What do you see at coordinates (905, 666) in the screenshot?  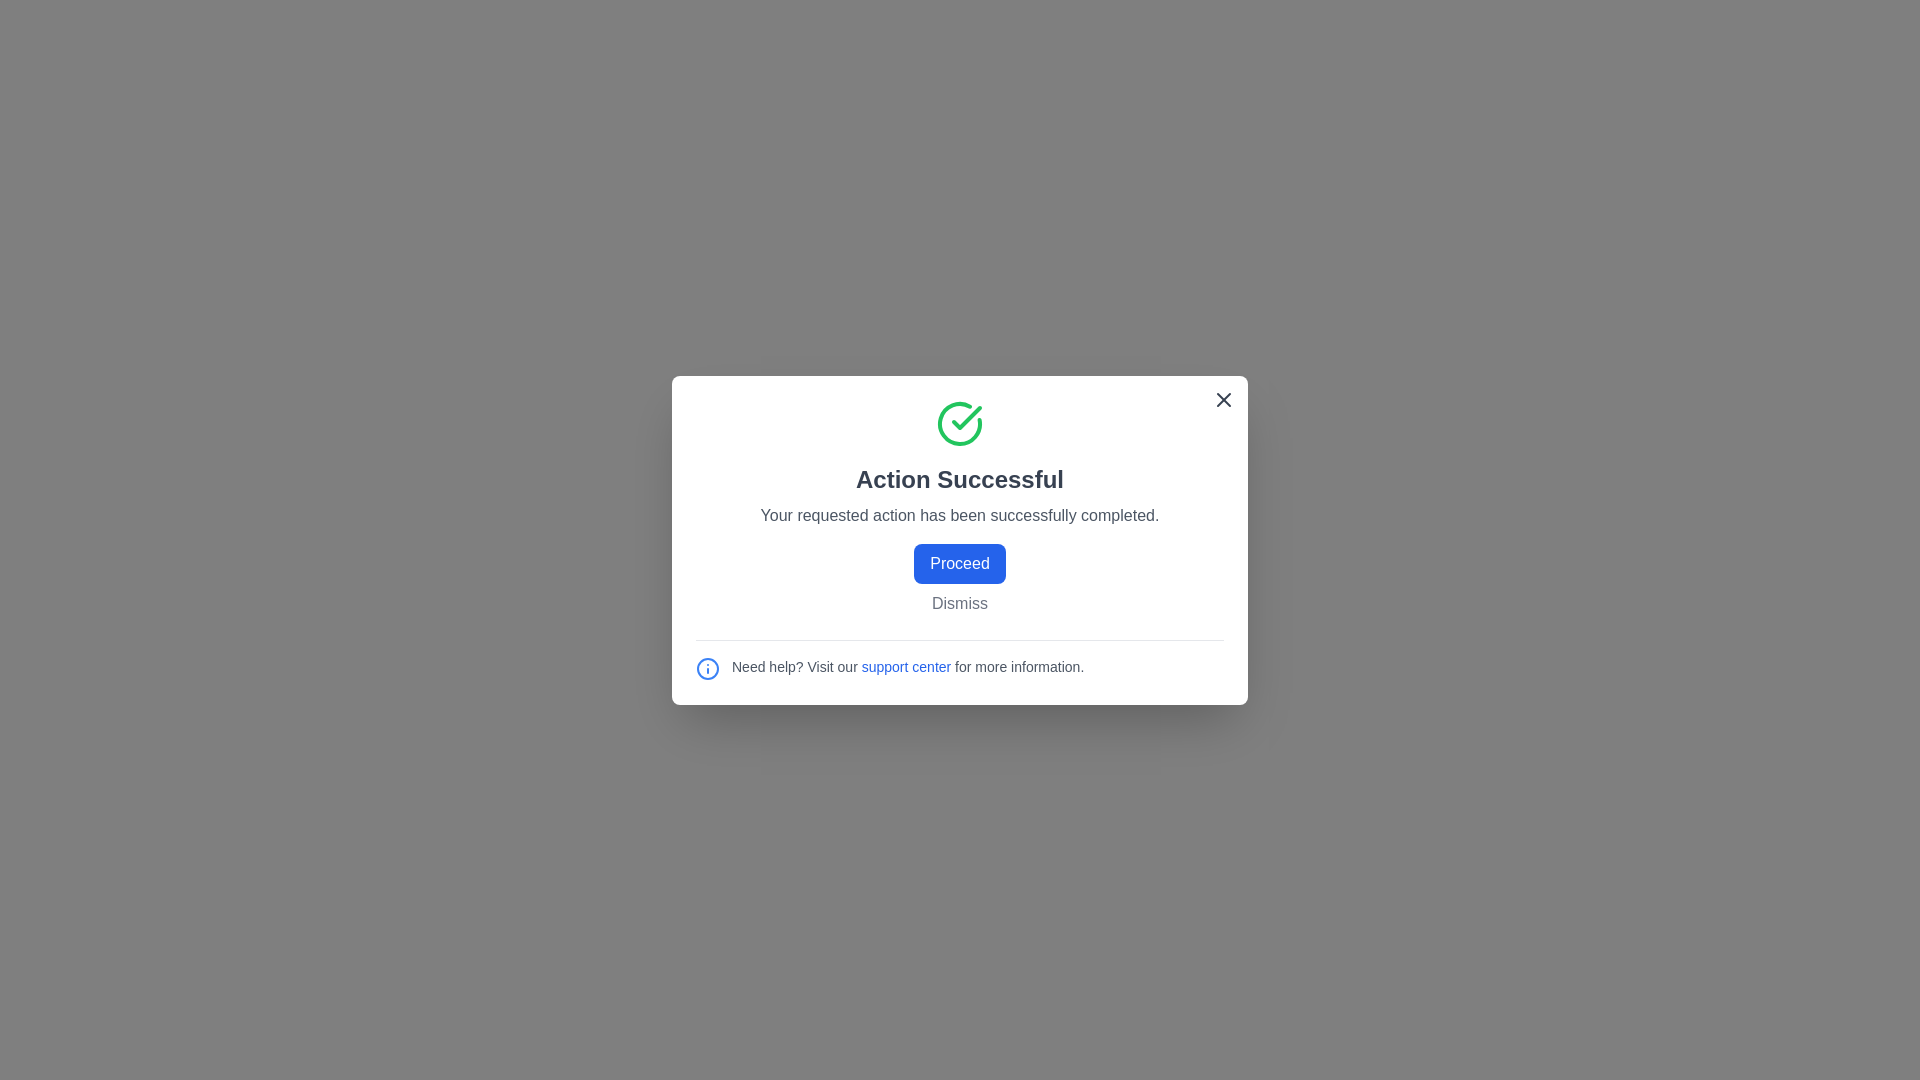 I see `the hyperlink 'support center' located at the bottom of a modal dialog` at bounding box center [905, 666].